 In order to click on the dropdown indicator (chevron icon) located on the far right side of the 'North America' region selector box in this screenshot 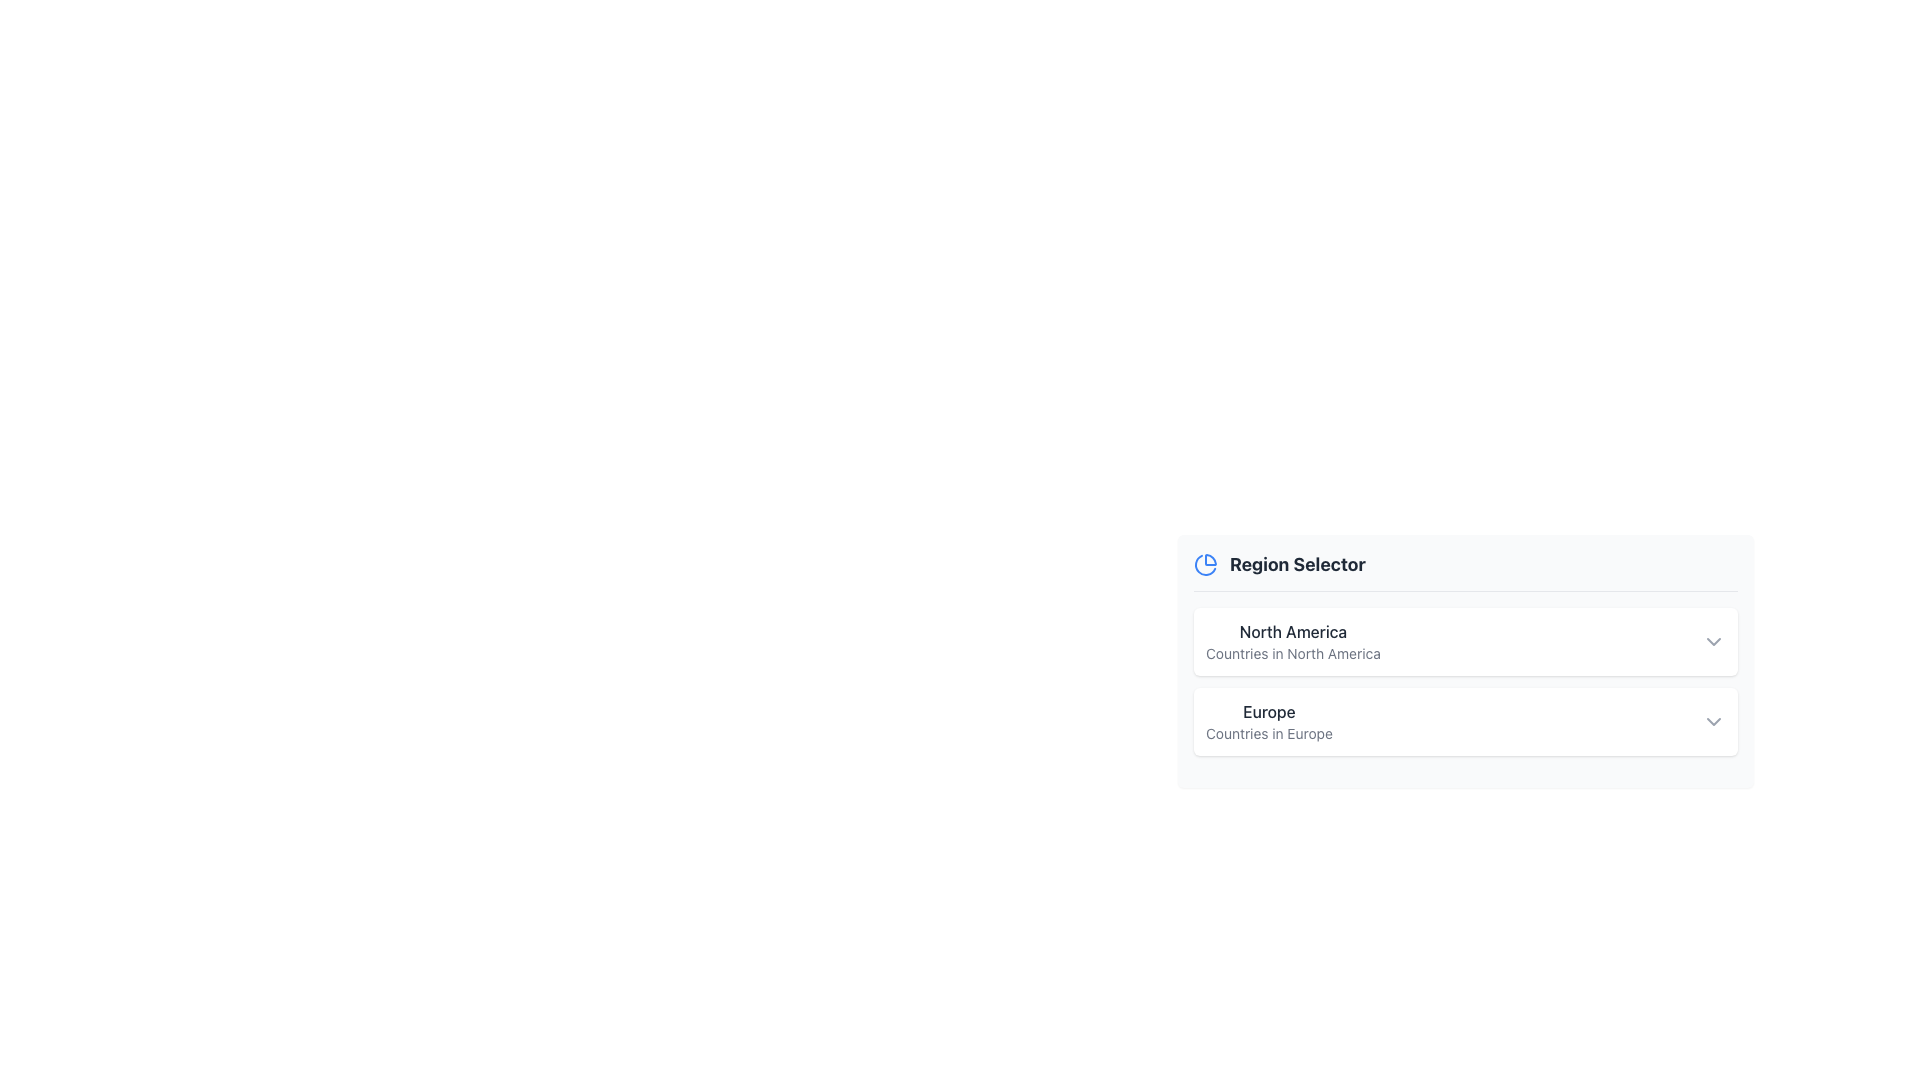, I will do `click(1712, 641)`.